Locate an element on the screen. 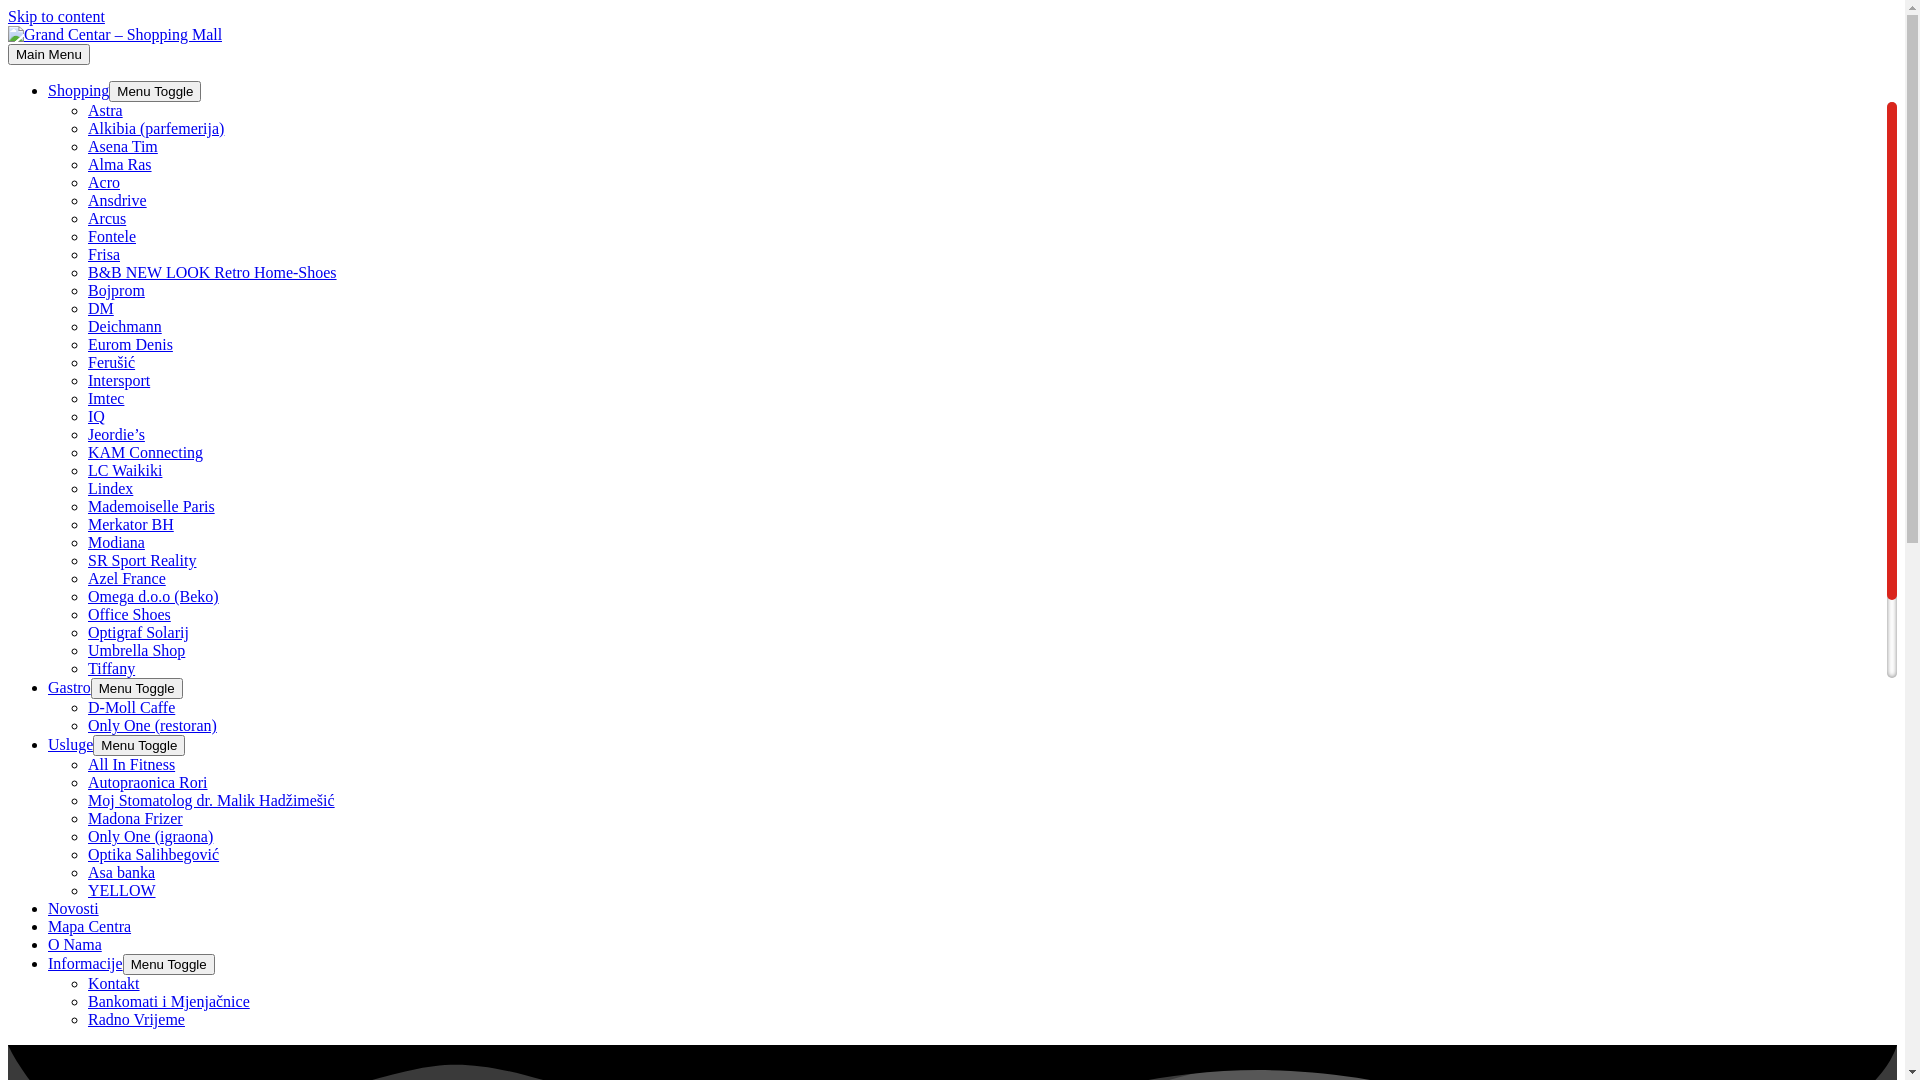 The width and height of the screenshot is (1920, 1080). 'Wenice' is located at coordinates (110, 758).